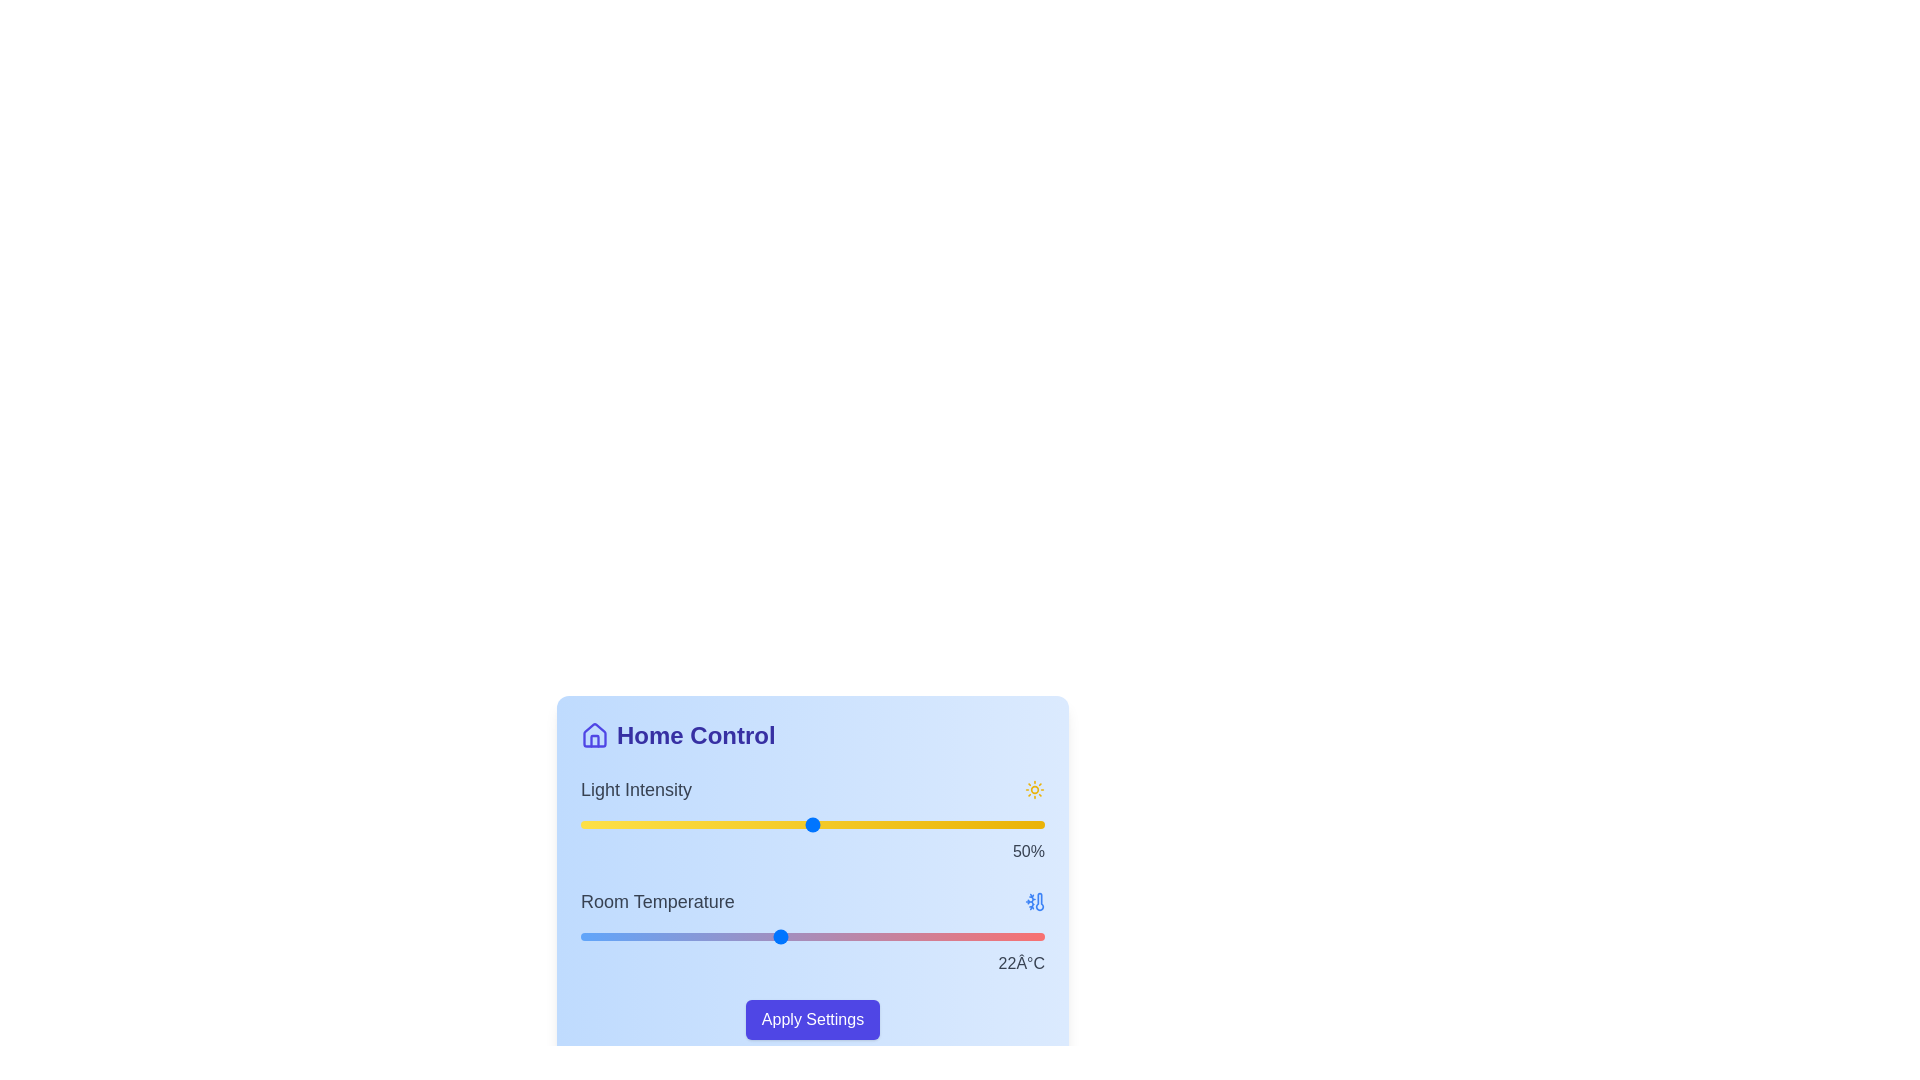 This screenshot has height=1080, width=1920. I want to click on the light intensity slider to 81%, so click(955, 825).